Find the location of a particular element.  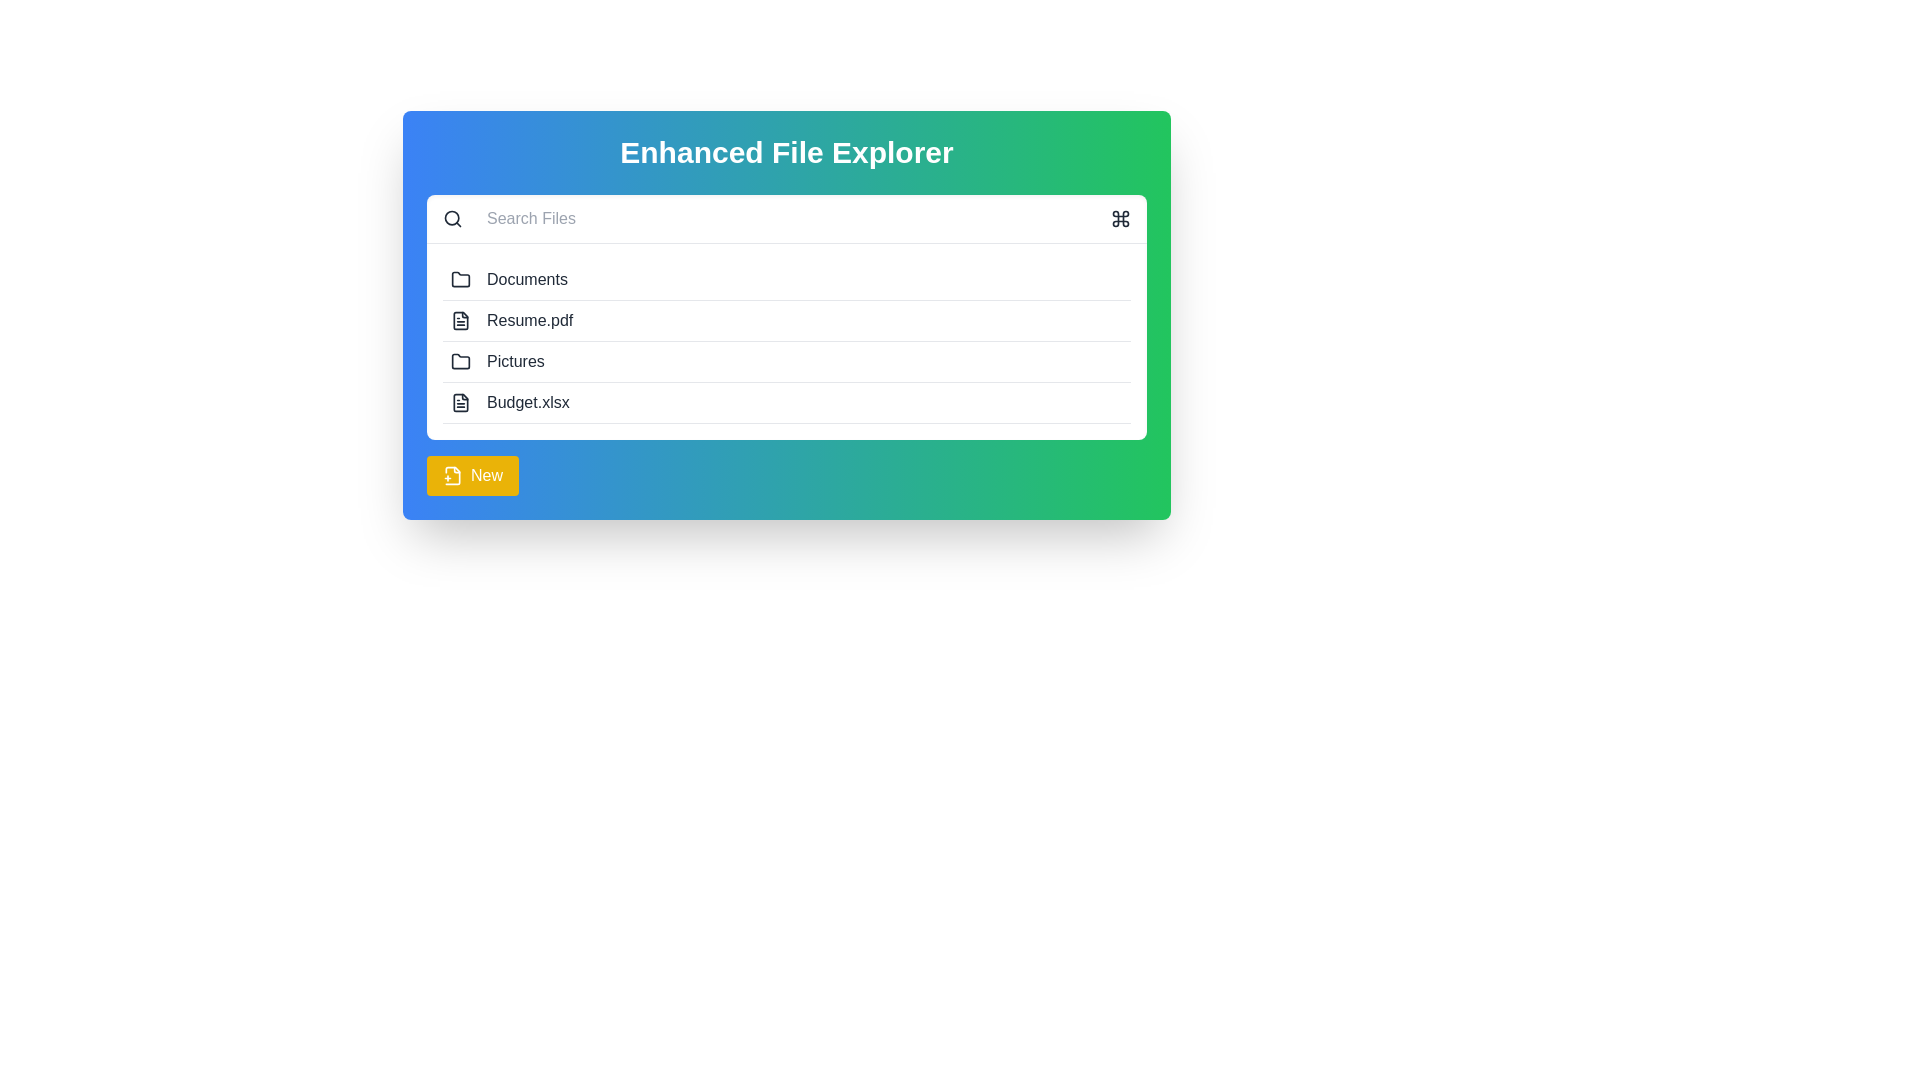

the selectable file named 'Resume.pdf' in the Enhanced File Explorer, which is the second item in the list is located at coordinates (786, 315).